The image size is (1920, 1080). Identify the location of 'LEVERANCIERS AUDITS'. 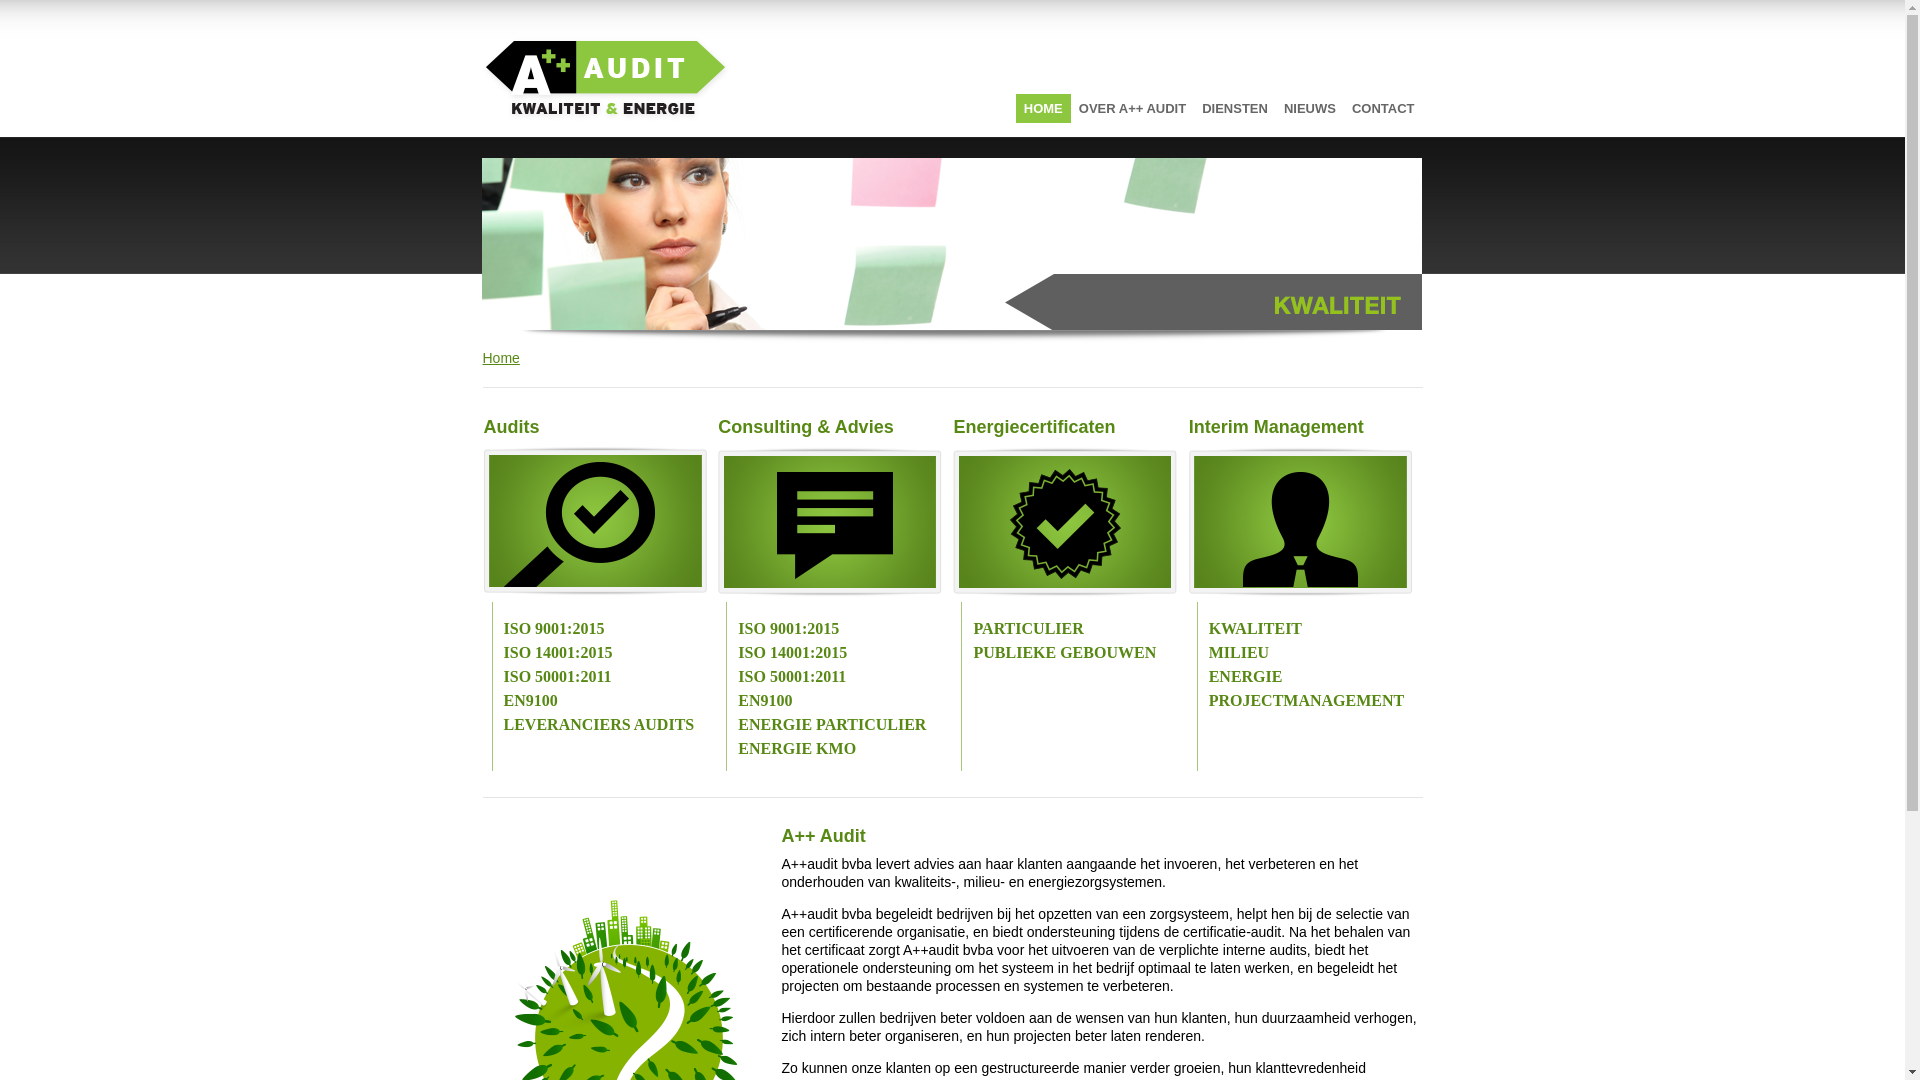
(598, 724).